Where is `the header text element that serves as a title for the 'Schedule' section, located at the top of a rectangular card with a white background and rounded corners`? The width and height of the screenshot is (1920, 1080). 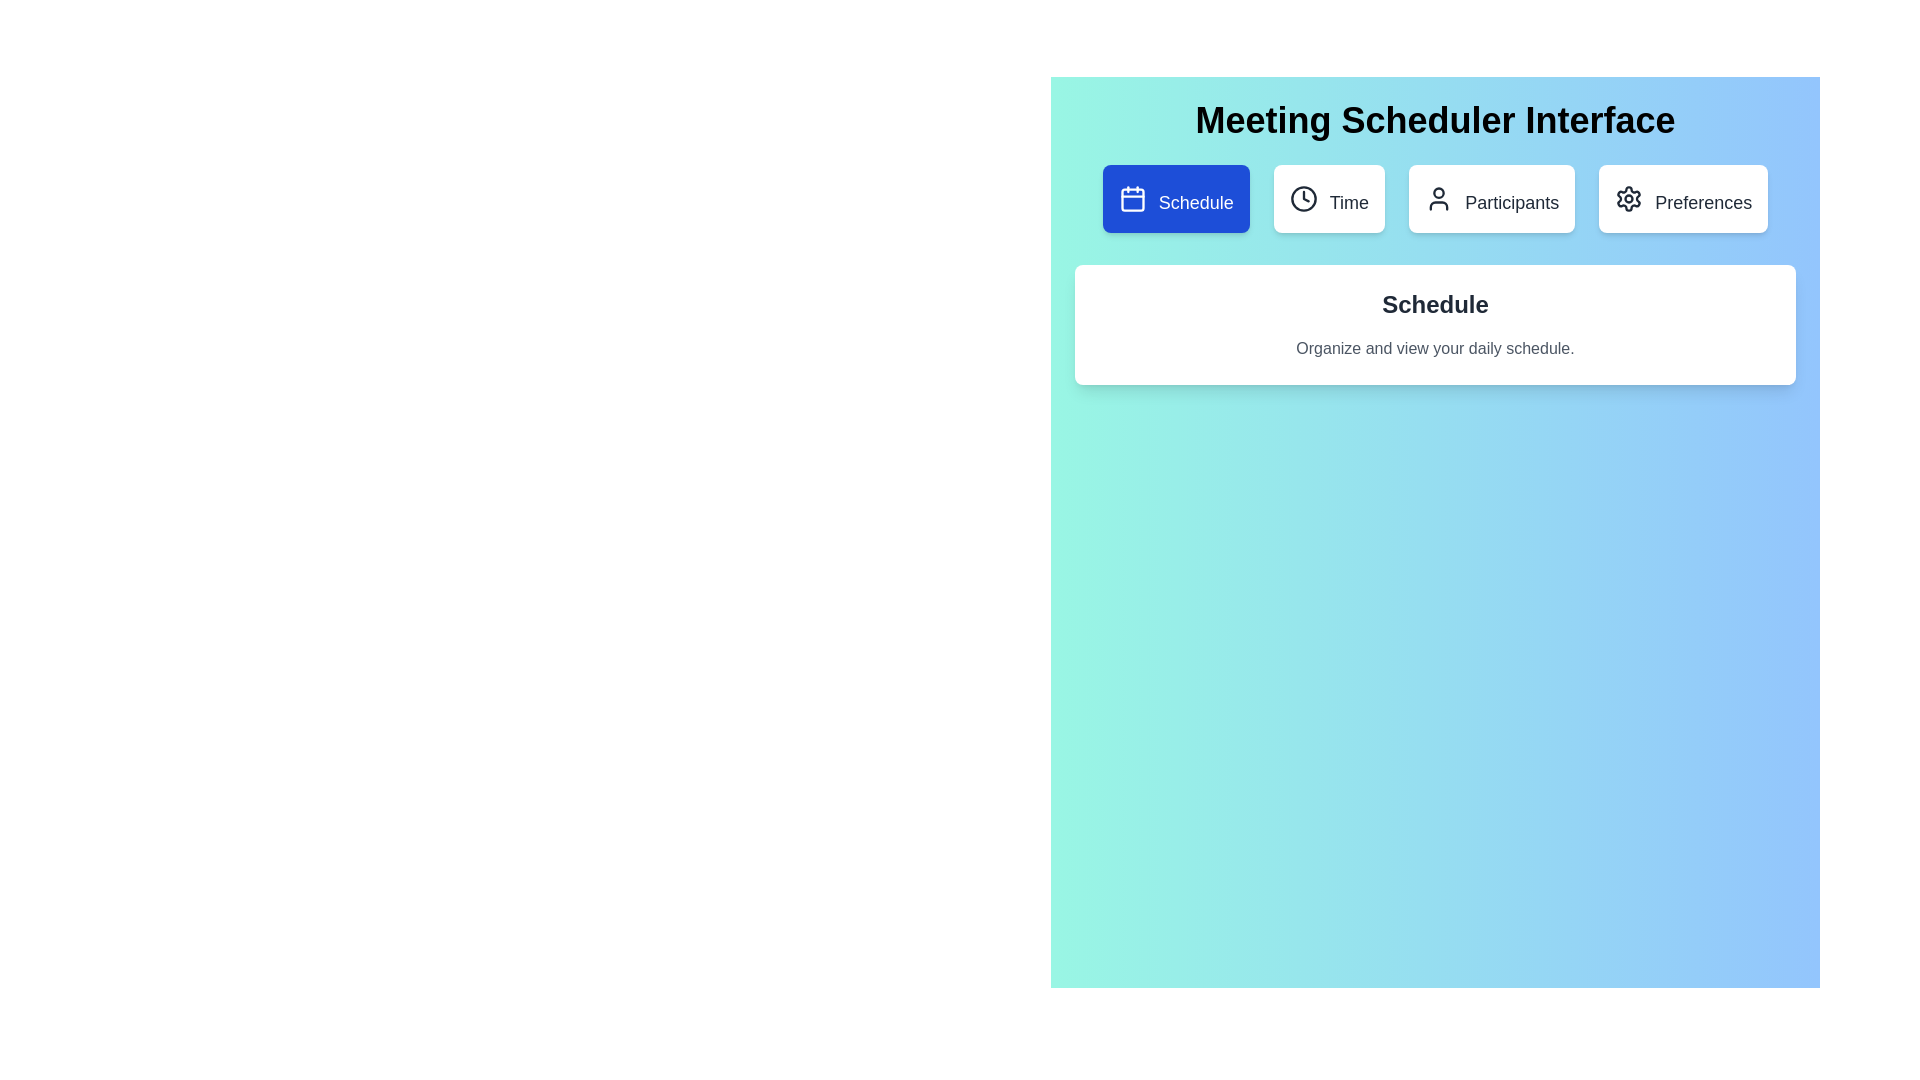 the header text element that serves as a title for the 'Schedule' section, located at the top of a rectangular card with a white background and rounded corners is located at coordinates (1434, 304).